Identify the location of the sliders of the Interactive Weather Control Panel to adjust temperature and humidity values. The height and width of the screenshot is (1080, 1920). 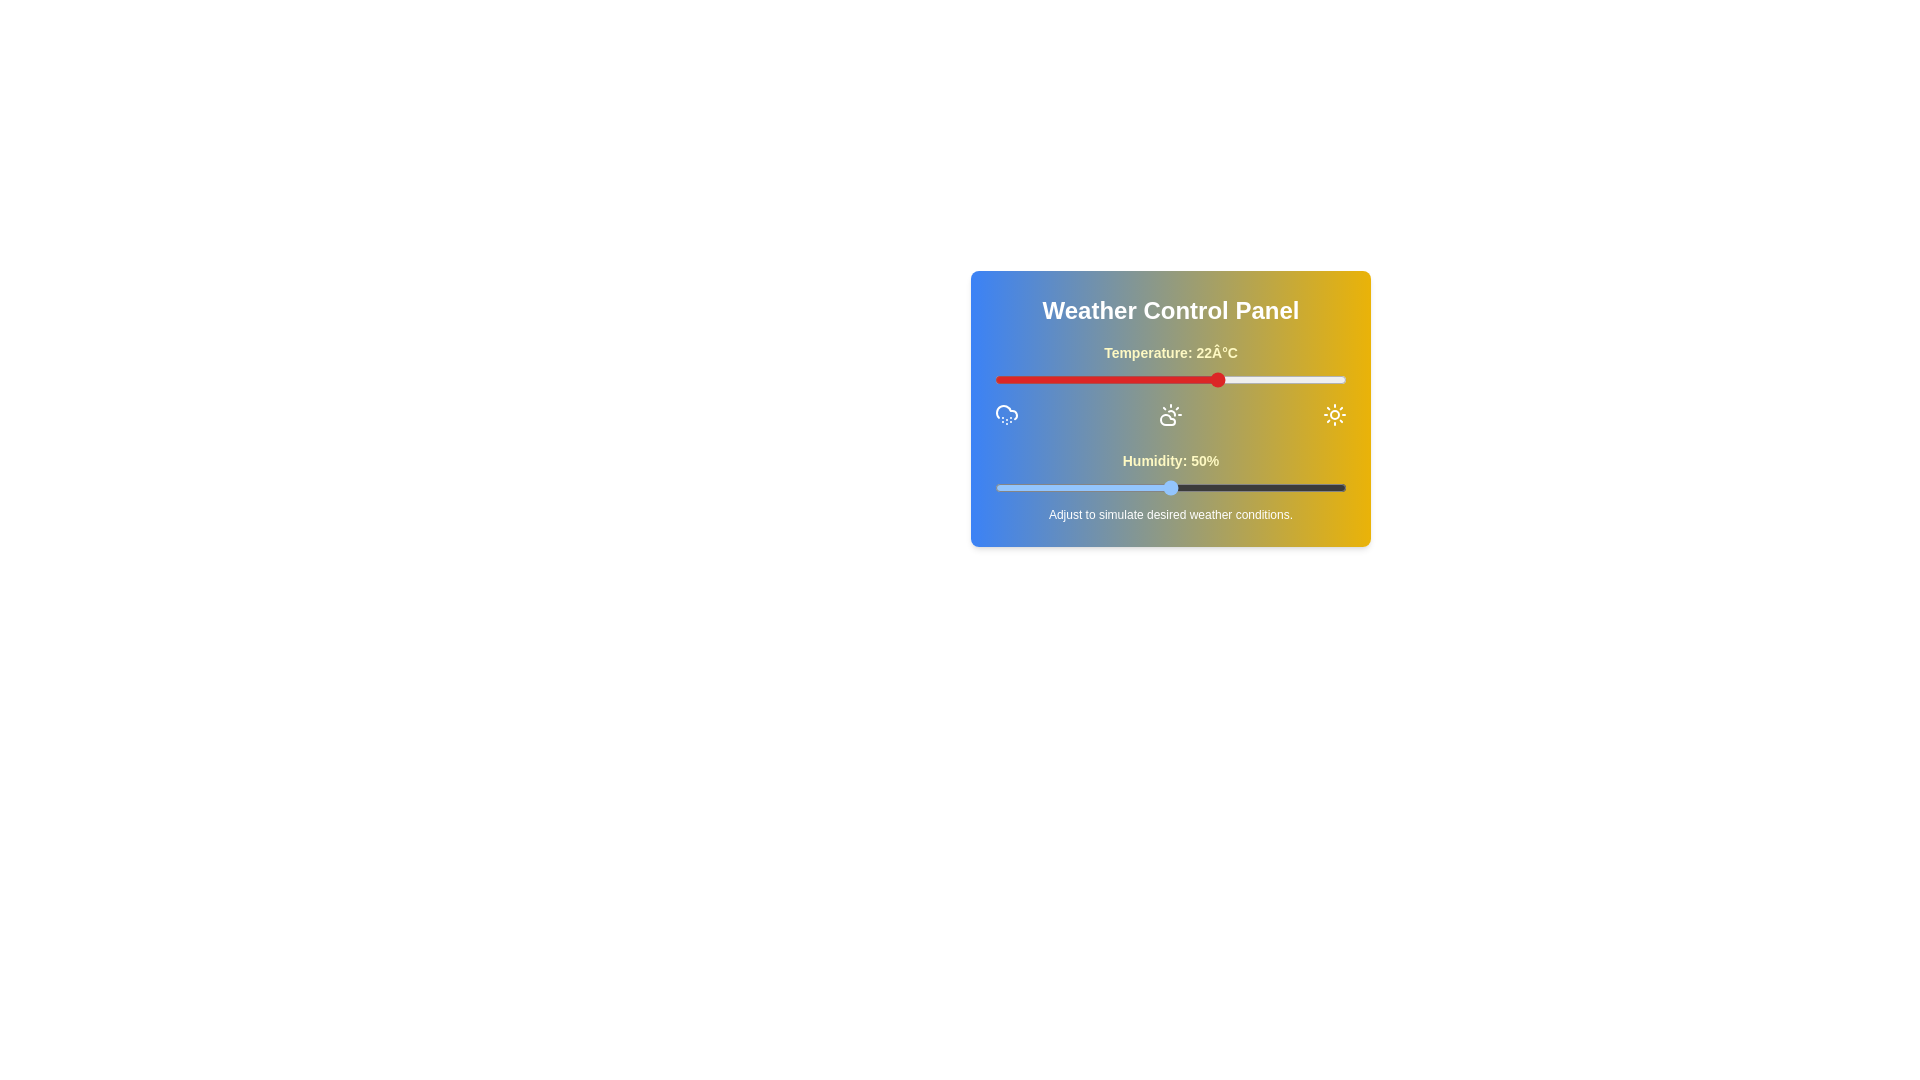
(1171, 407).